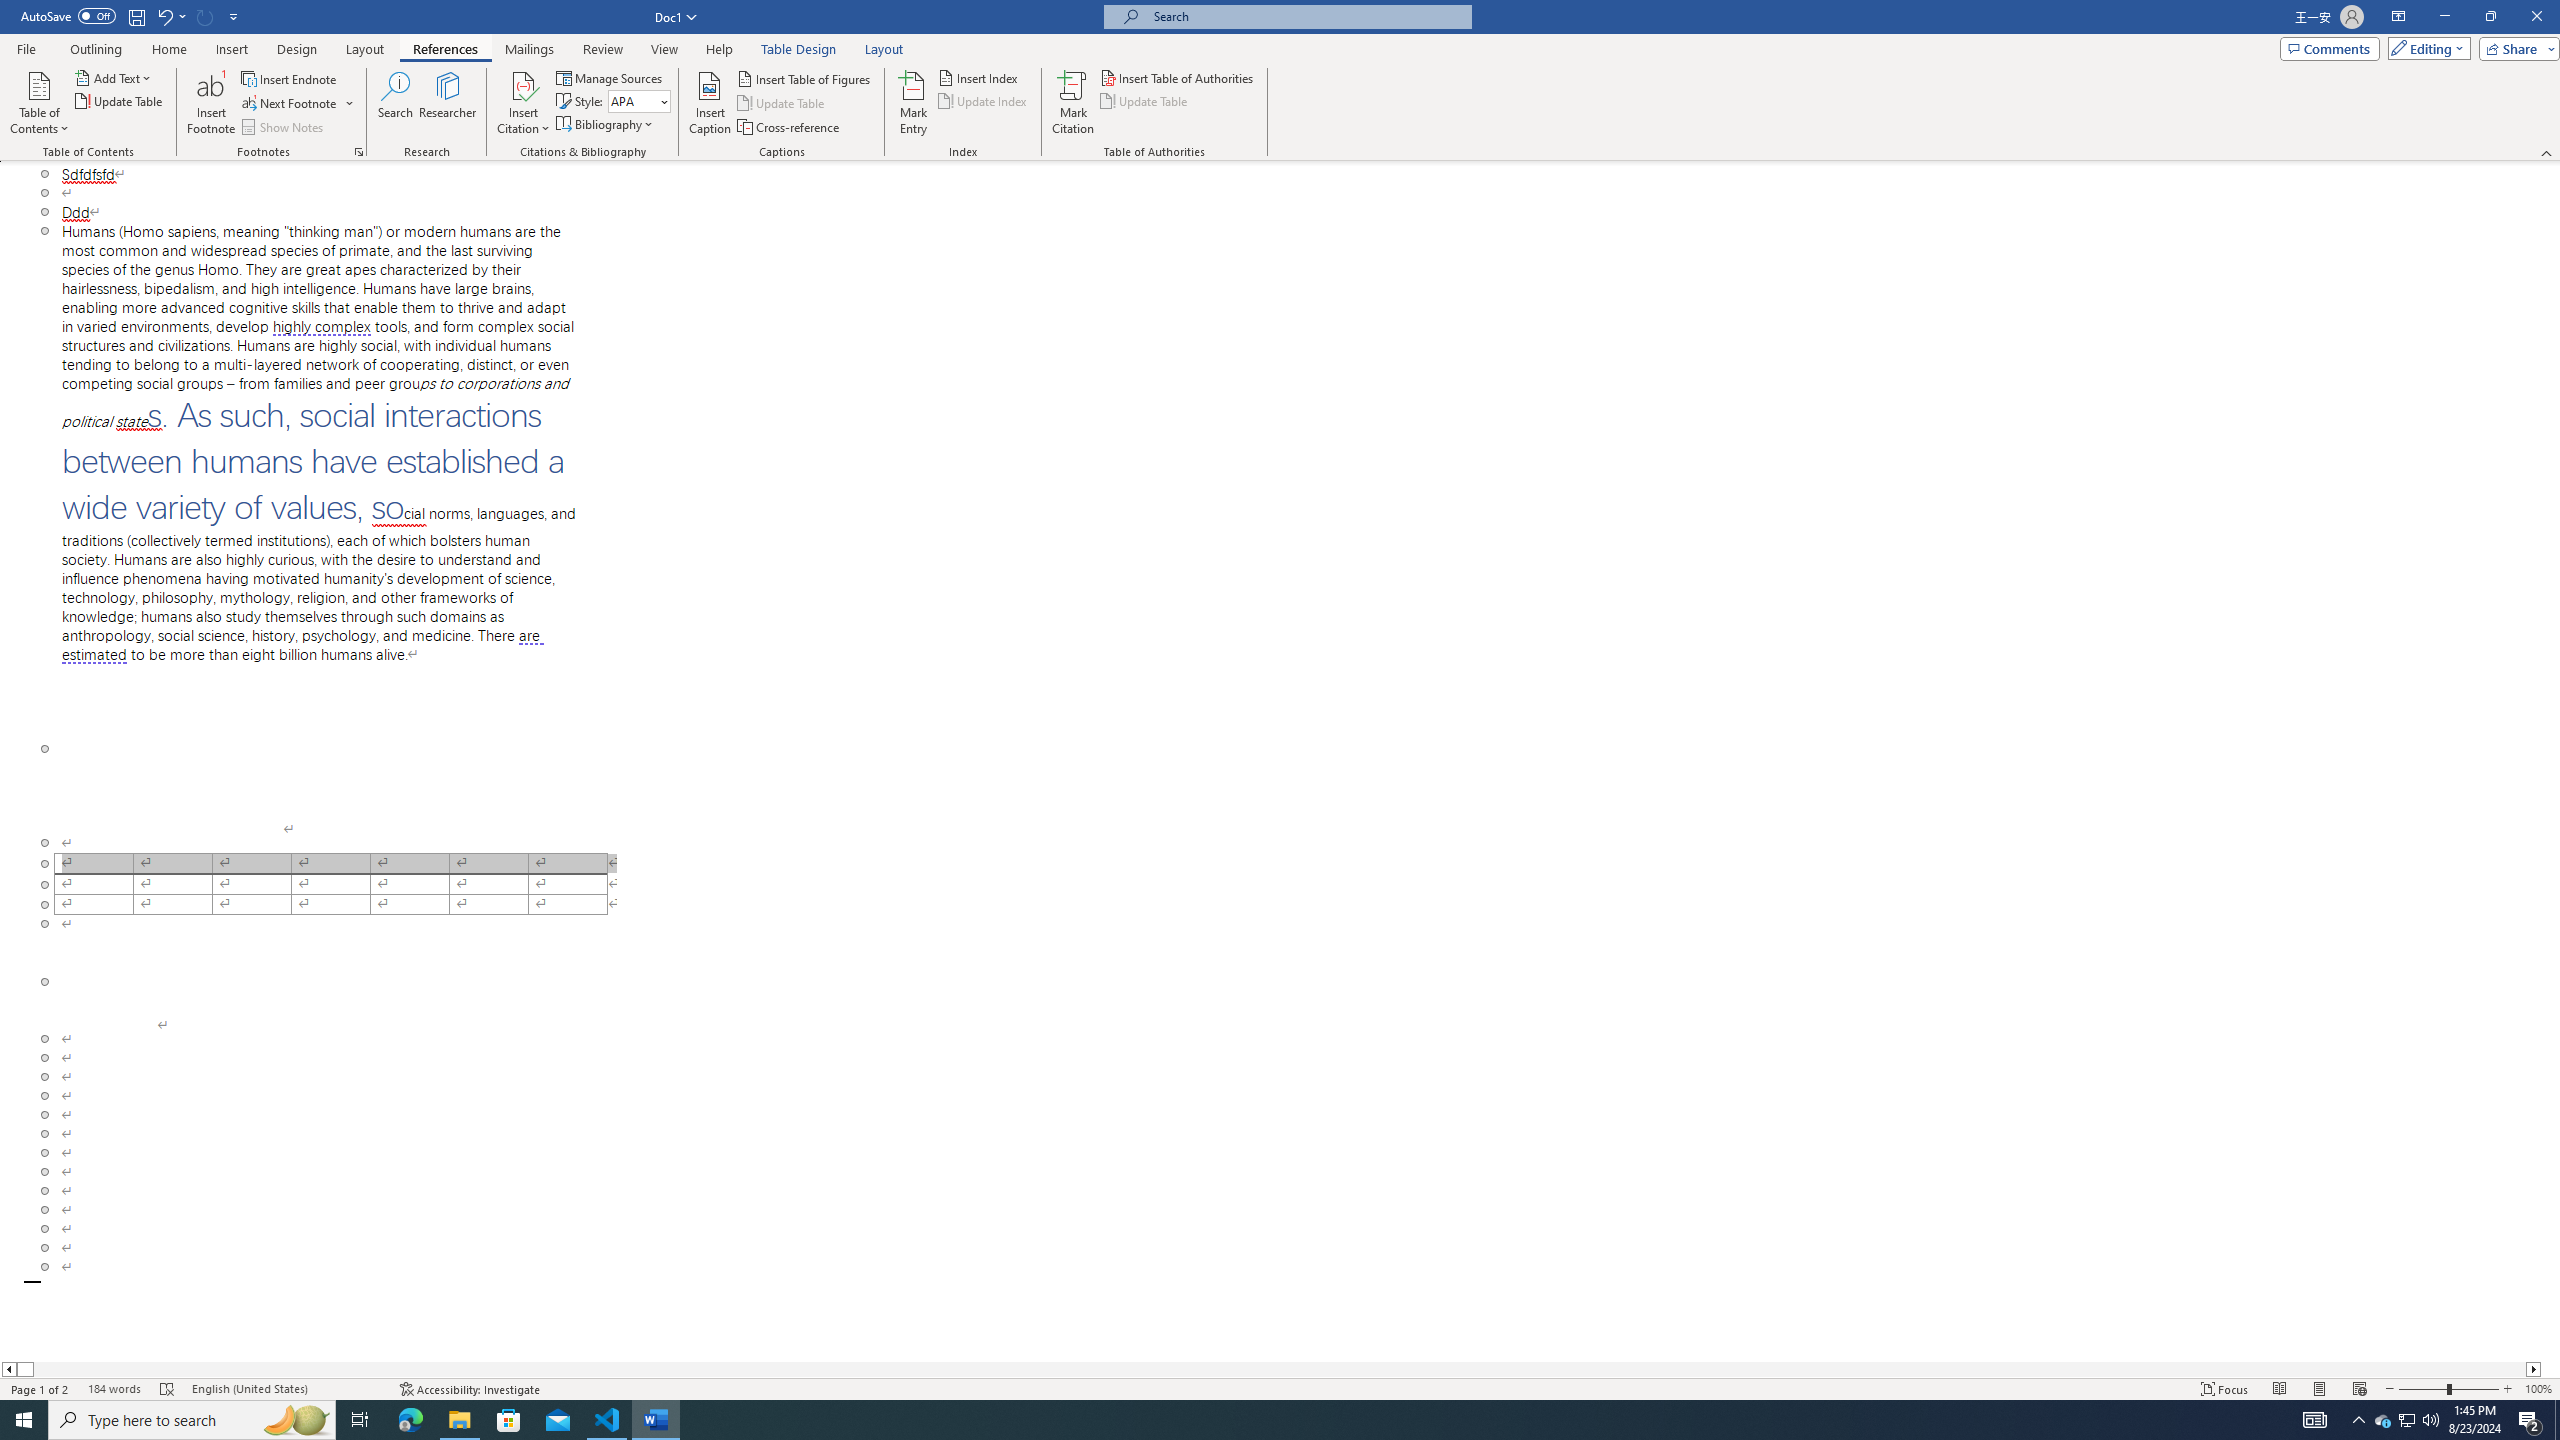  What do you see at coordinates (1145, 99) in the screenshot?
I see `'Update Table'` at bounding box center [1145, 99].